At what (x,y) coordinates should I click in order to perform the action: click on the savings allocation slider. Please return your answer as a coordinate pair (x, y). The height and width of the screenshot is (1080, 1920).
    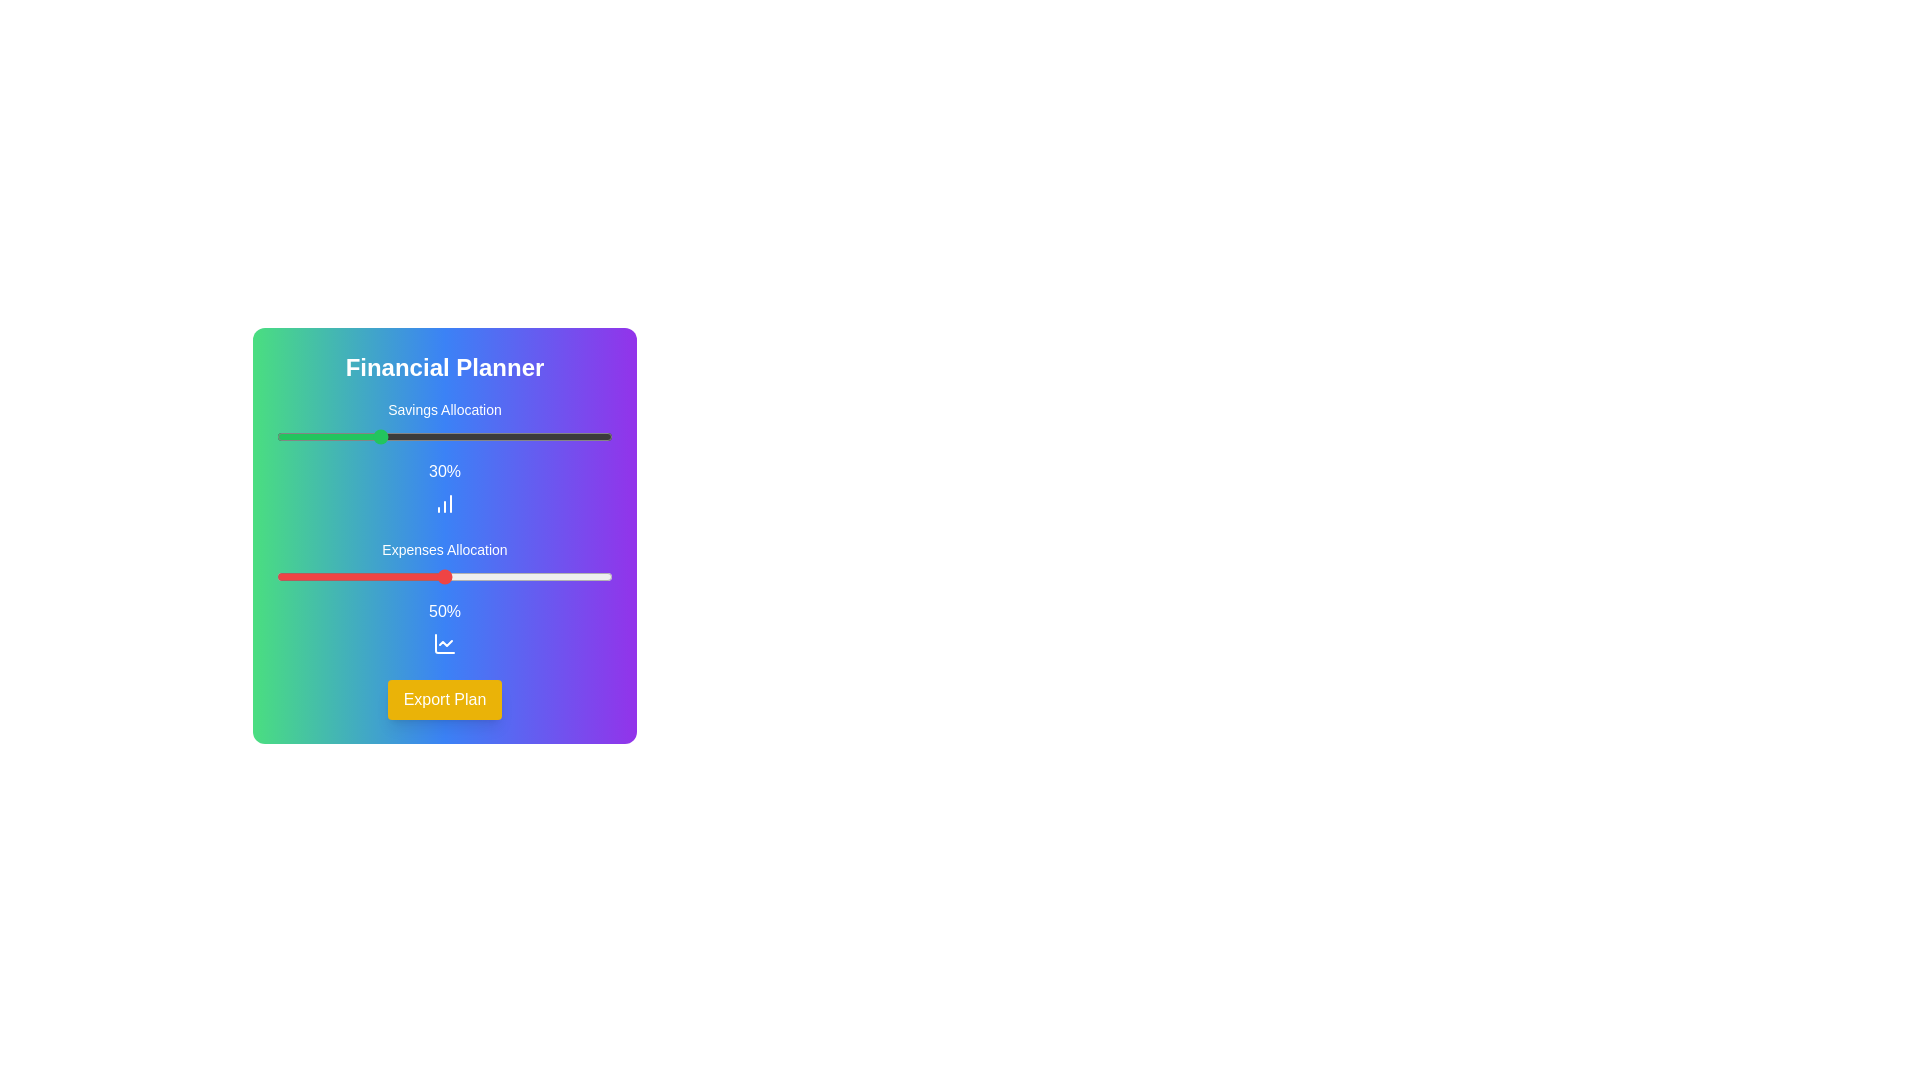
    Looking at the image, I should click on (289, 435).